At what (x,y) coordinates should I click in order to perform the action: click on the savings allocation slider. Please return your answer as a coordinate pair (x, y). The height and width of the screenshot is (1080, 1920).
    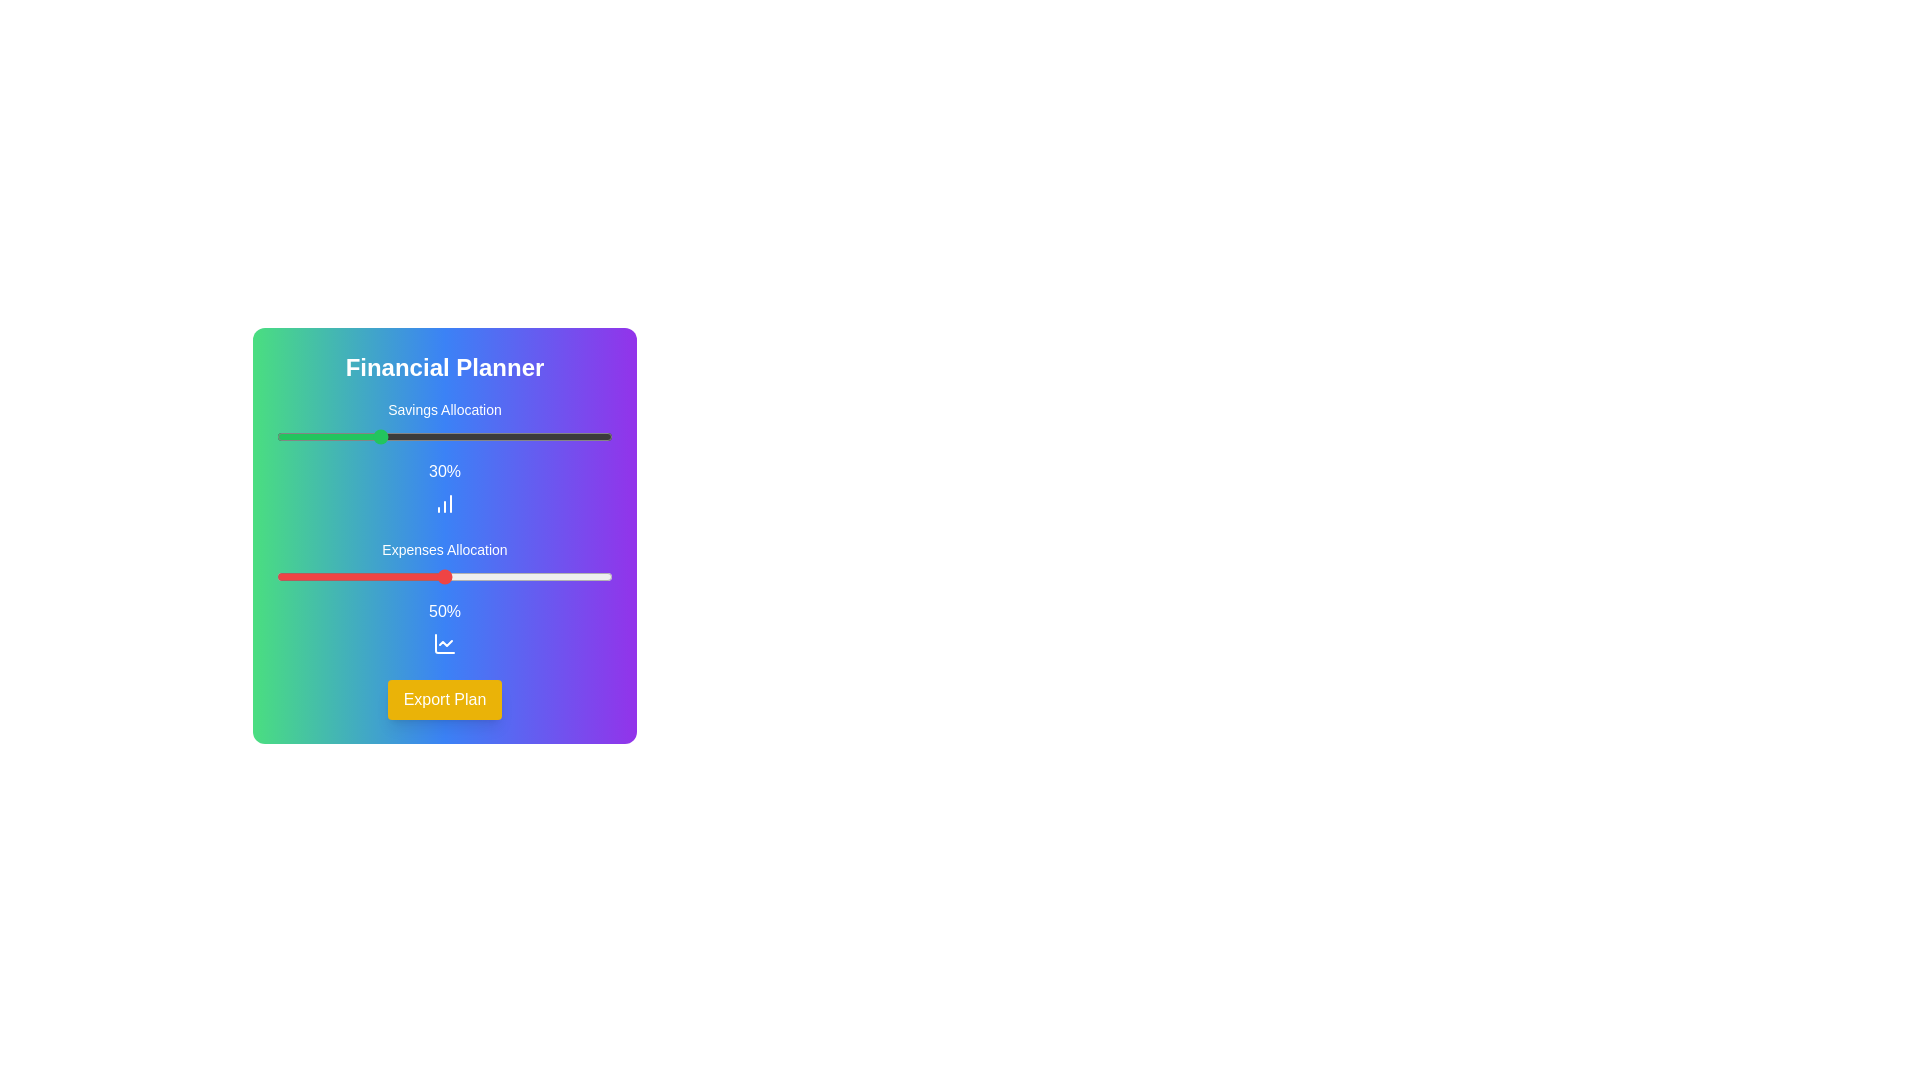
    Looking at the image, I should click on (289, 435).